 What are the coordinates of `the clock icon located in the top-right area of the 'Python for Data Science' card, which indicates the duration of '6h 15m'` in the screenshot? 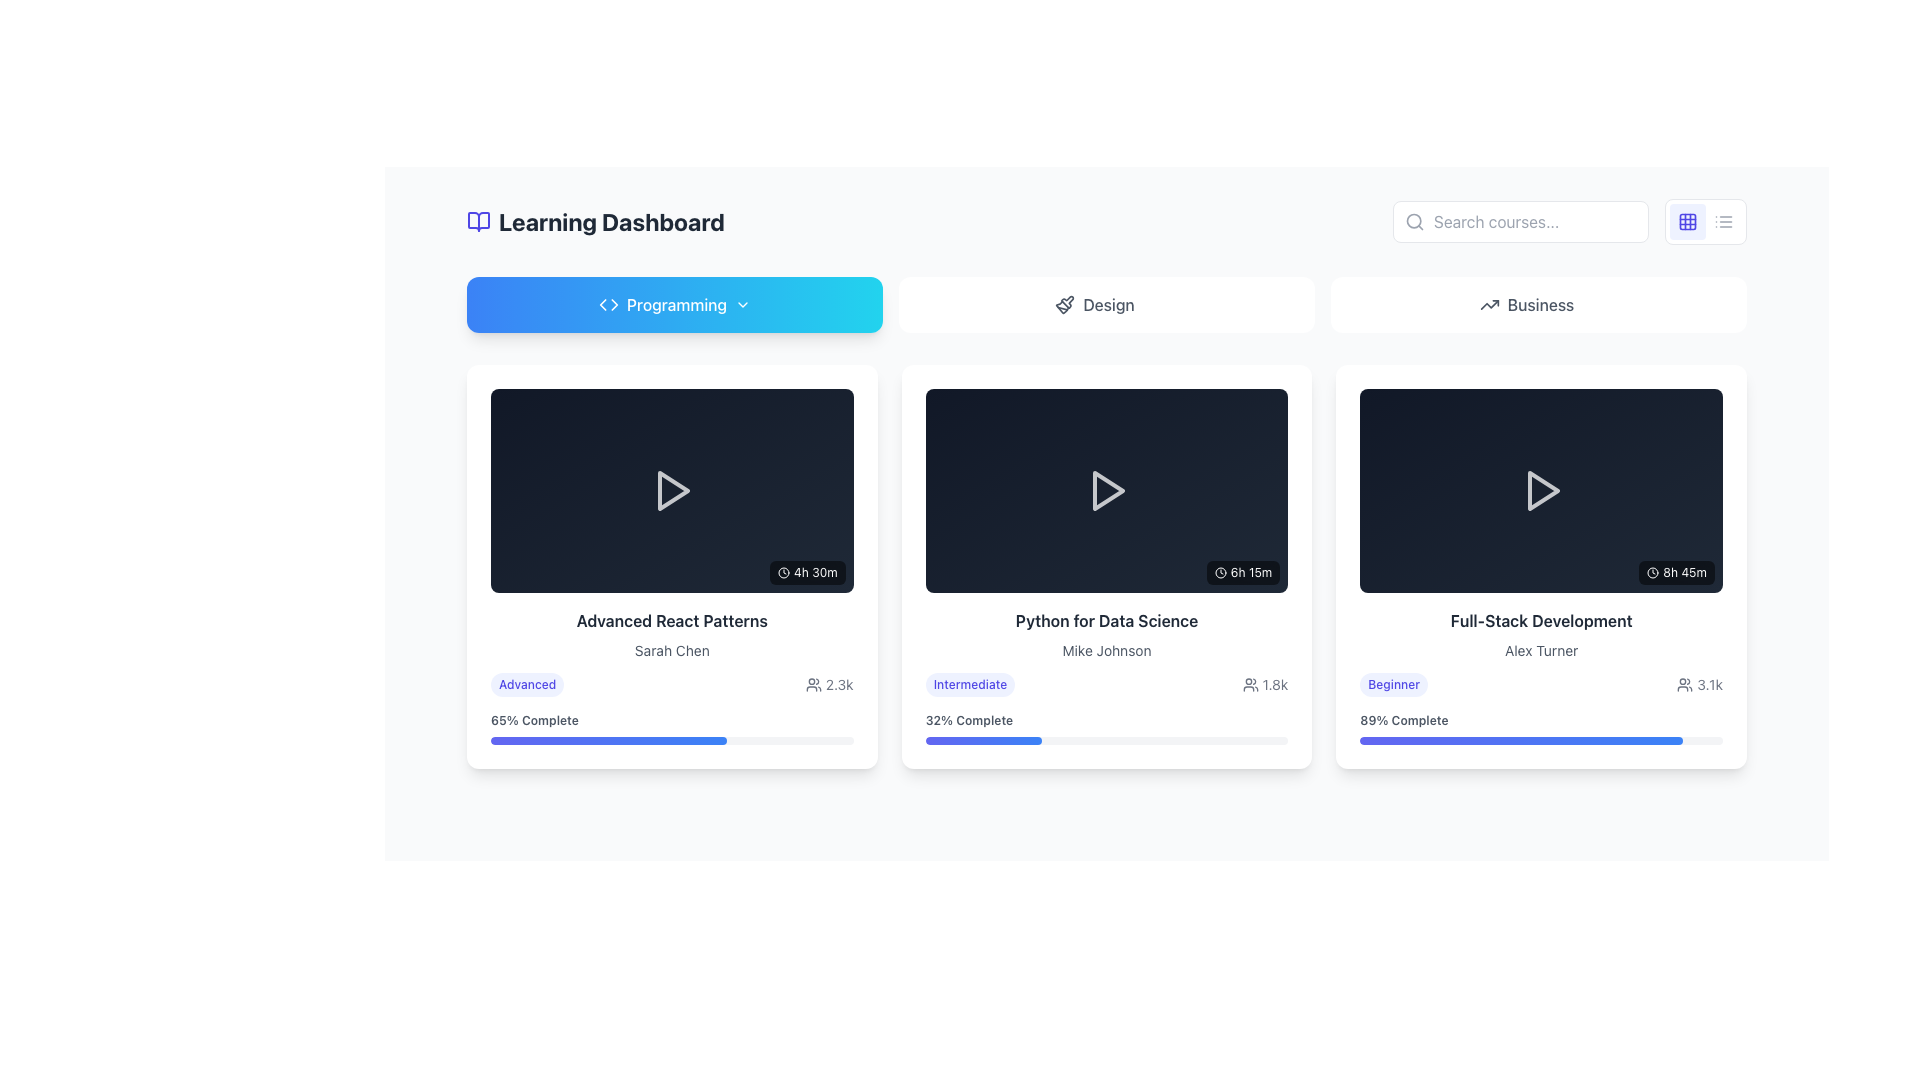 It's located at (1219, 573).